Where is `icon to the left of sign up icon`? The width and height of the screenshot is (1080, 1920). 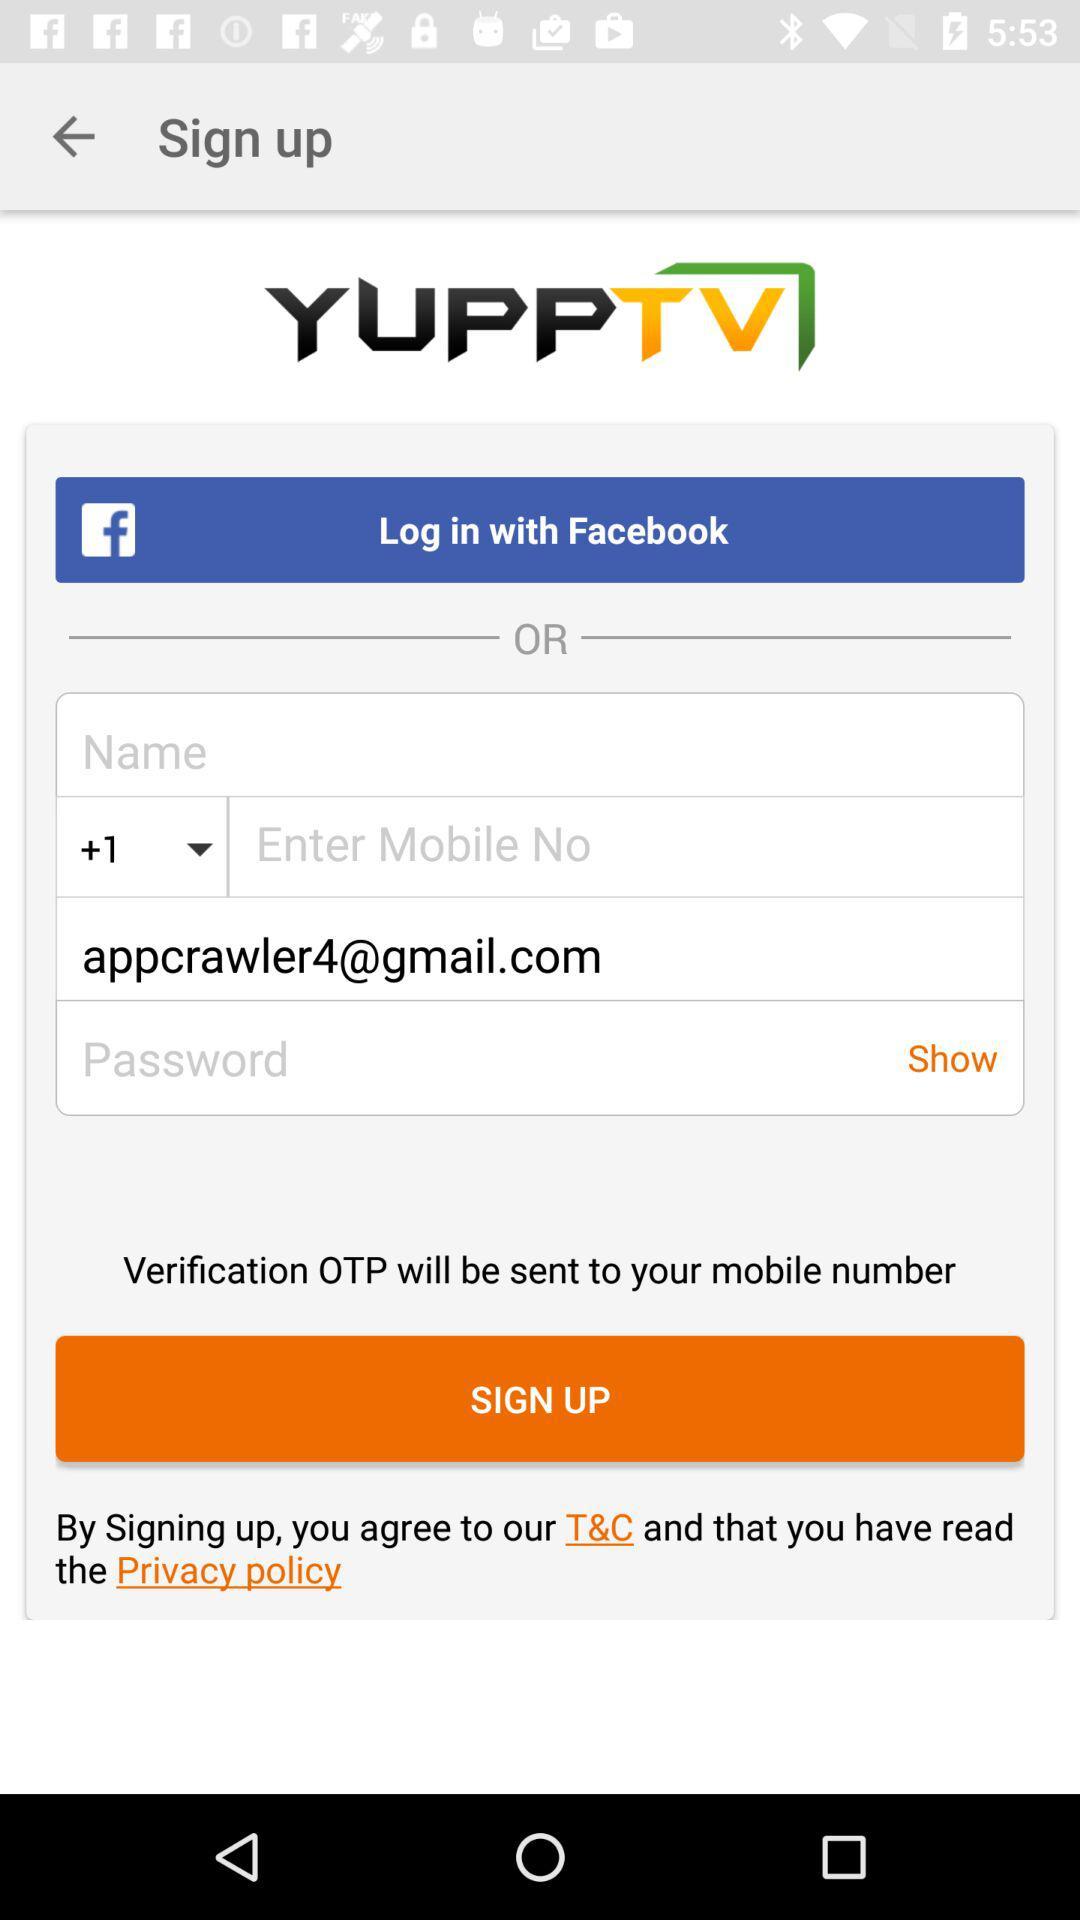 icon to the left of sign up icon is located at coordinates (72, 135).